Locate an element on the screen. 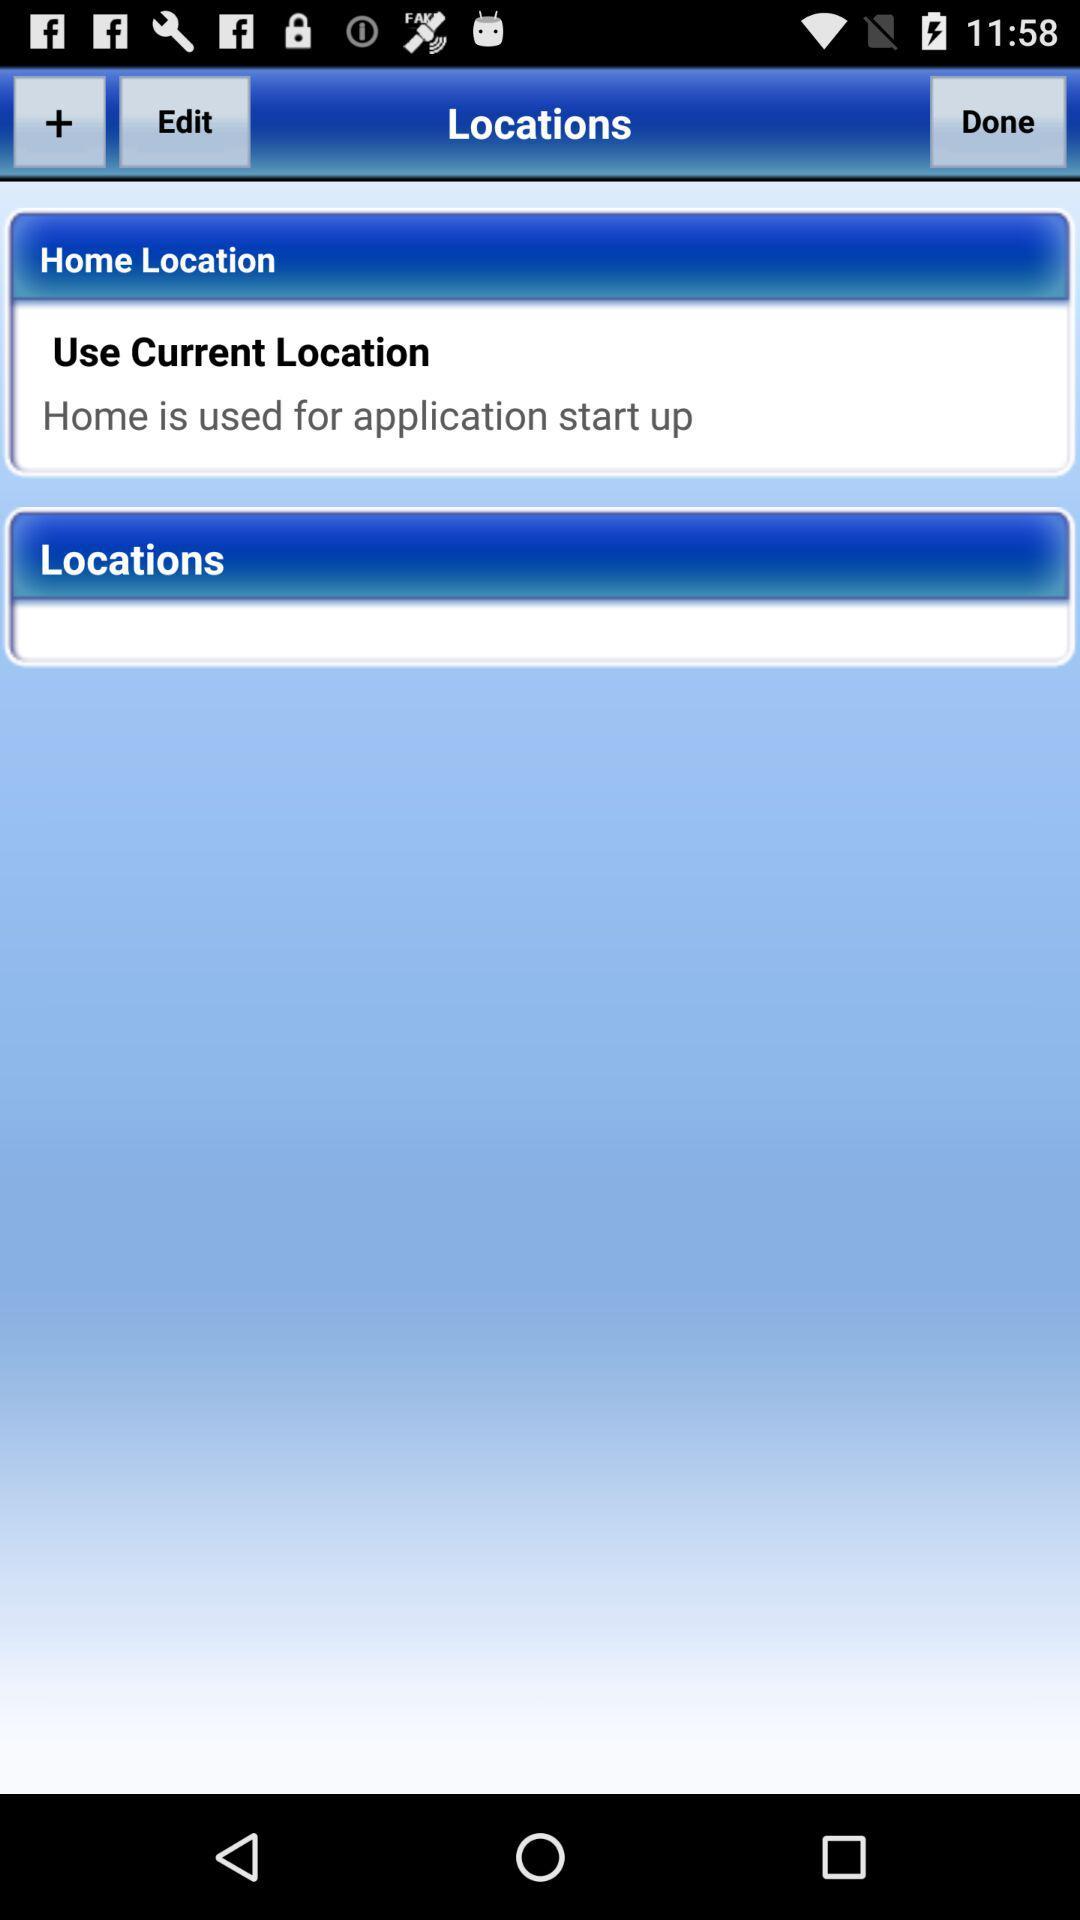 The image size is (1080, 1920). item next to the edit item is located at coordinates (58, 120).